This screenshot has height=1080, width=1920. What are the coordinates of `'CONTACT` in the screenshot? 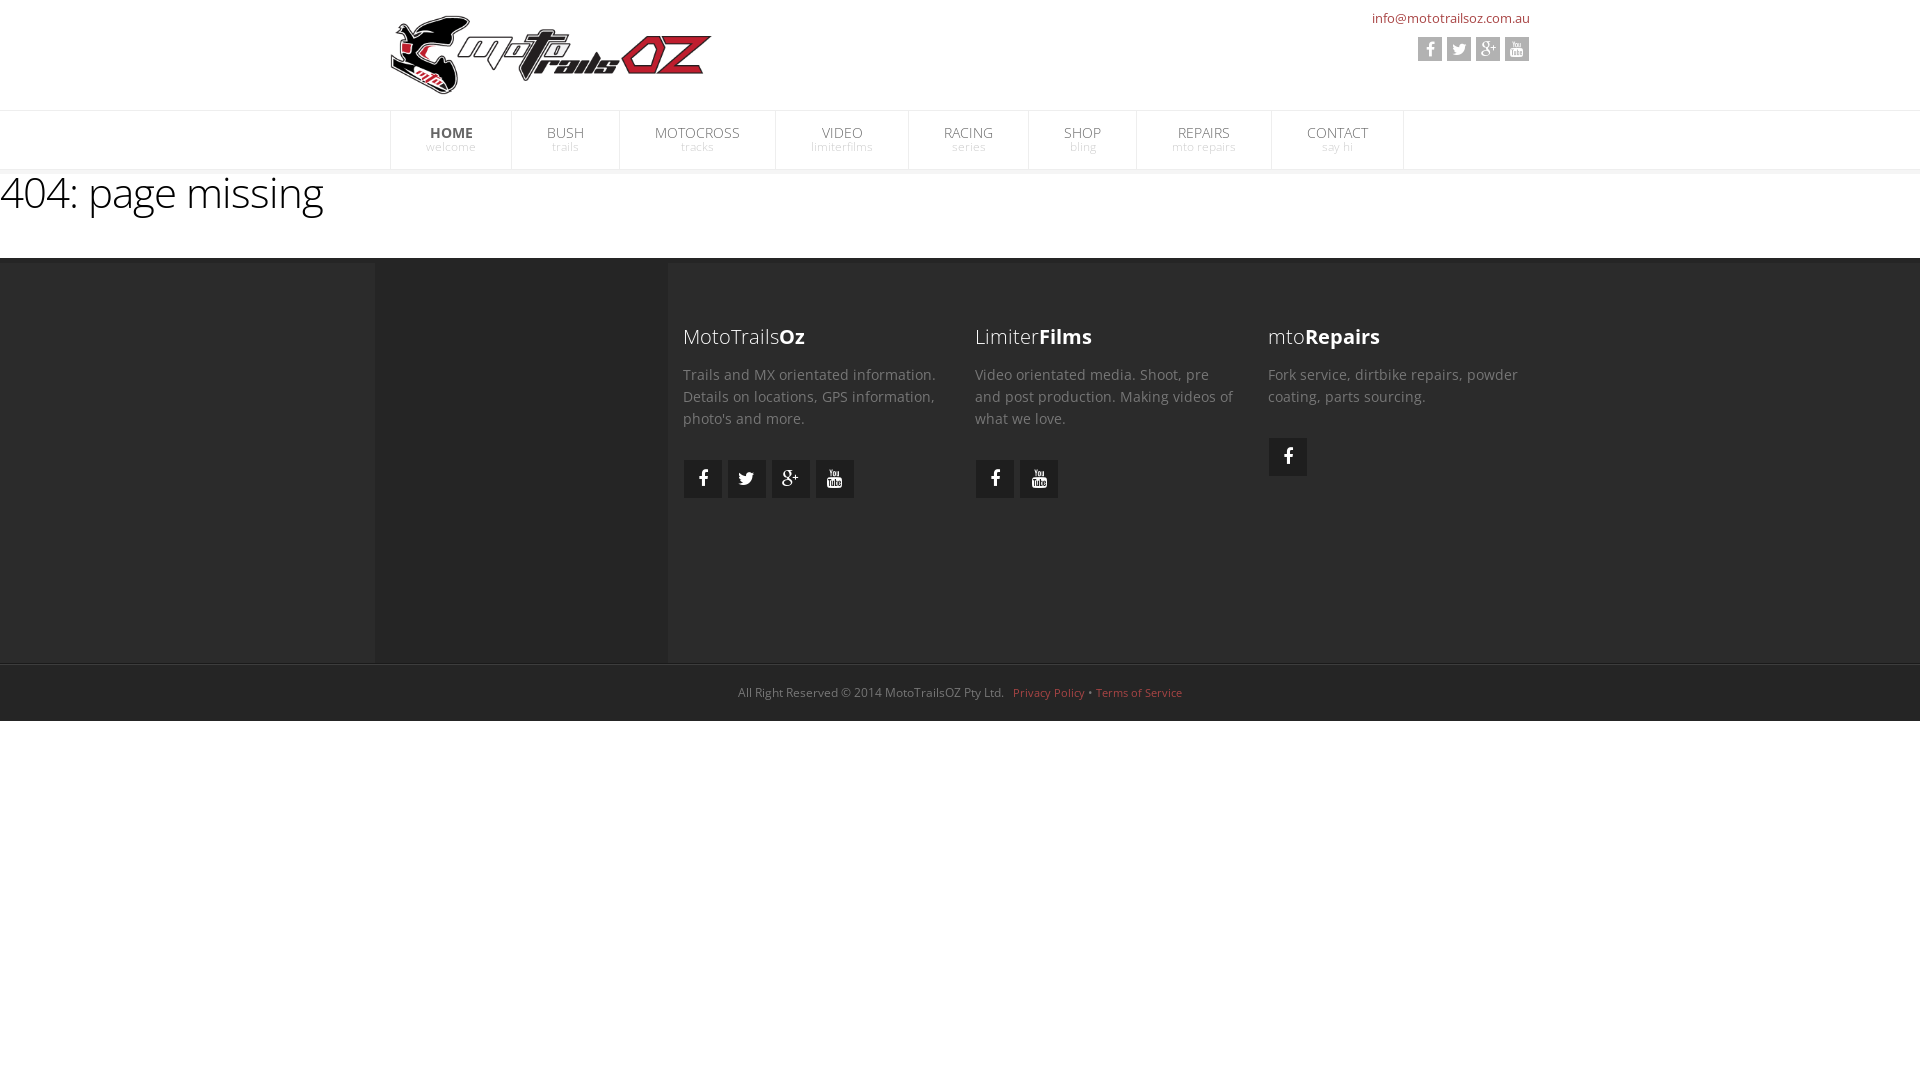 It's located at (1337, 138).